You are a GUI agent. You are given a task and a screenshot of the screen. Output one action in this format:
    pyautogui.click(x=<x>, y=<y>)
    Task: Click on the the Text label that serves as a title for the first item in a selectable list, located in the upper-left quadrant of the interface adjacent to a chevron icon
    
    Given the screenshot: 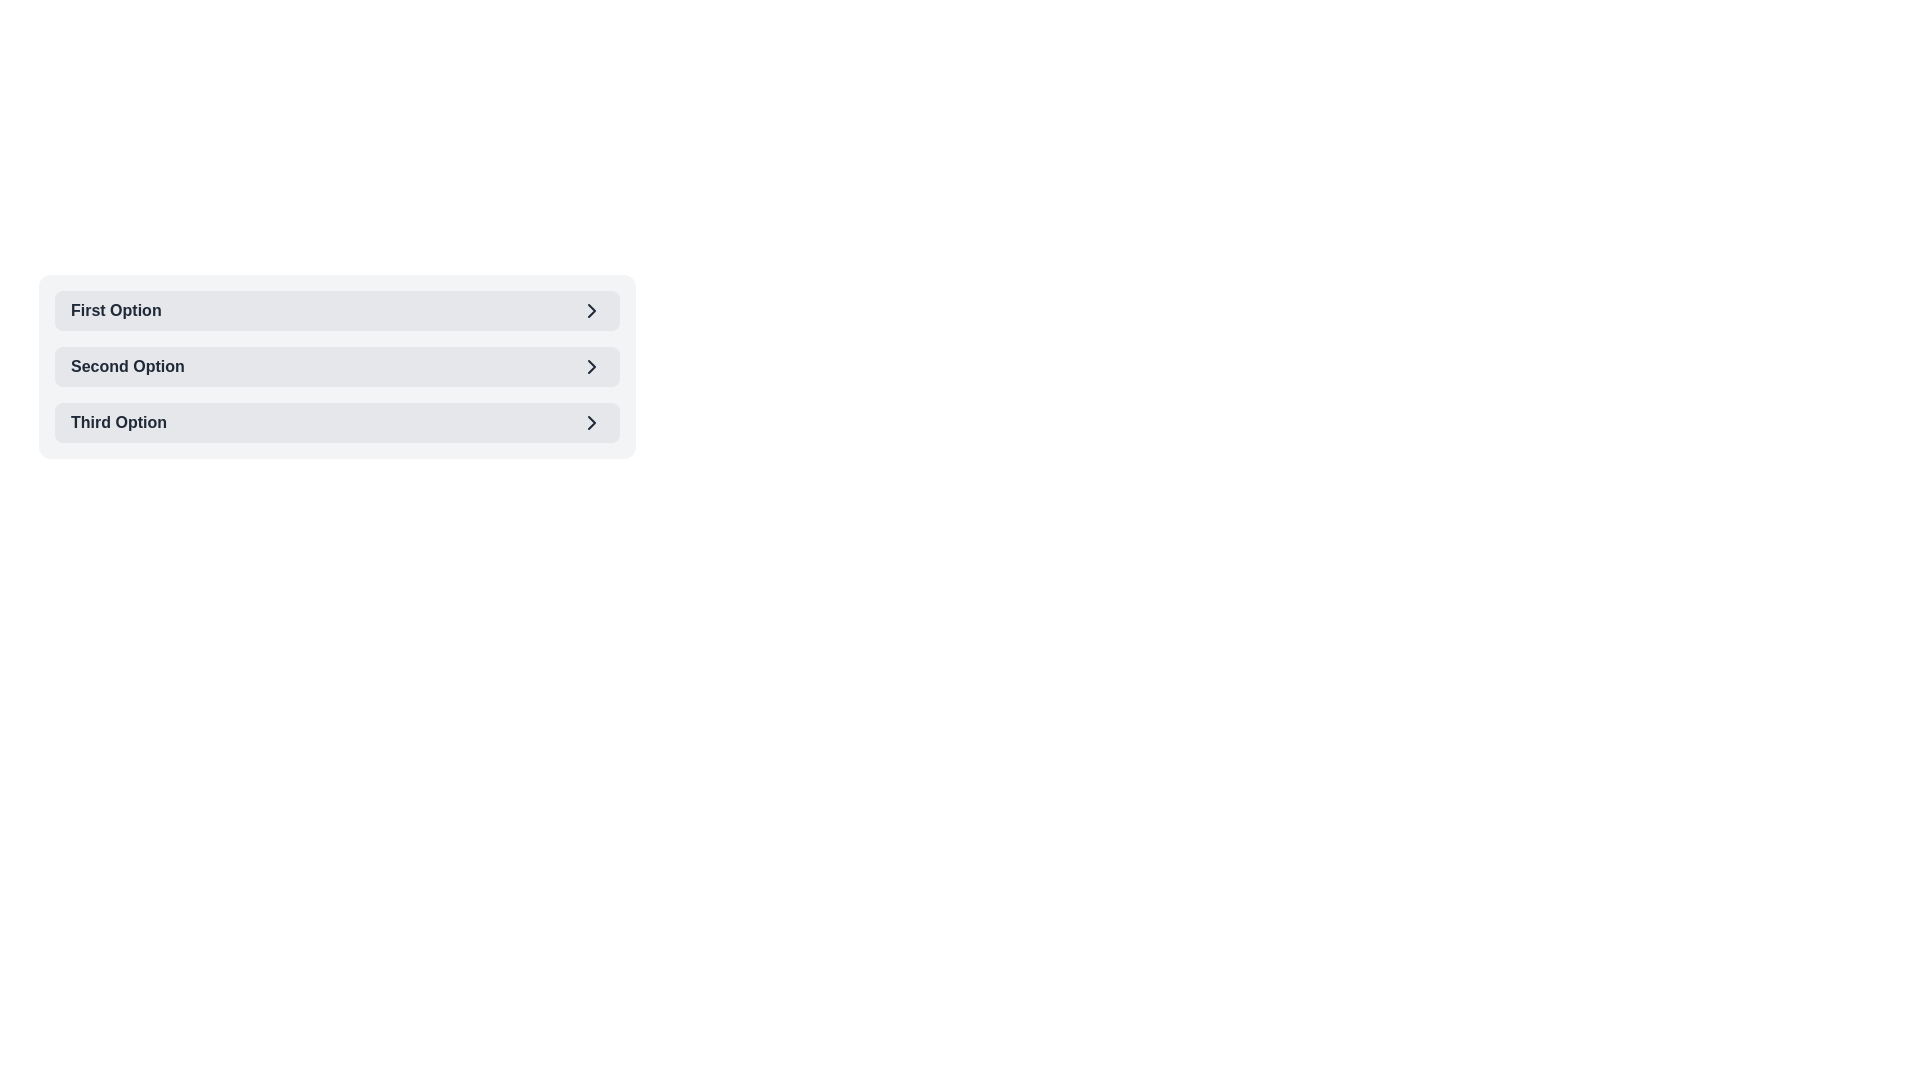 What is the action you would take?
    pyautogui.click(x=115, y=311)
    